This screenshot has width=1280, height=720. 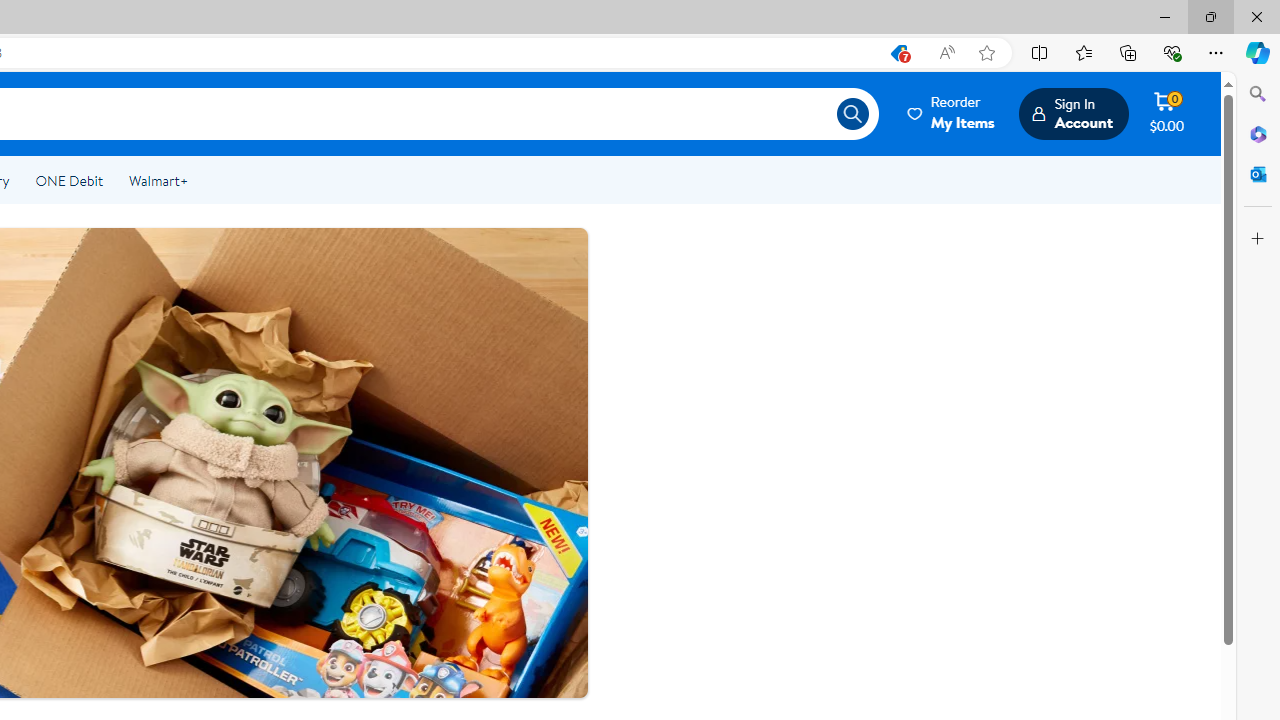 What do you see at coordinates (897, 52) in the screenshot?
I see `'This site has coupons! Shopping in Microsoft Edge, 7'` at bounding box center [897, 52].